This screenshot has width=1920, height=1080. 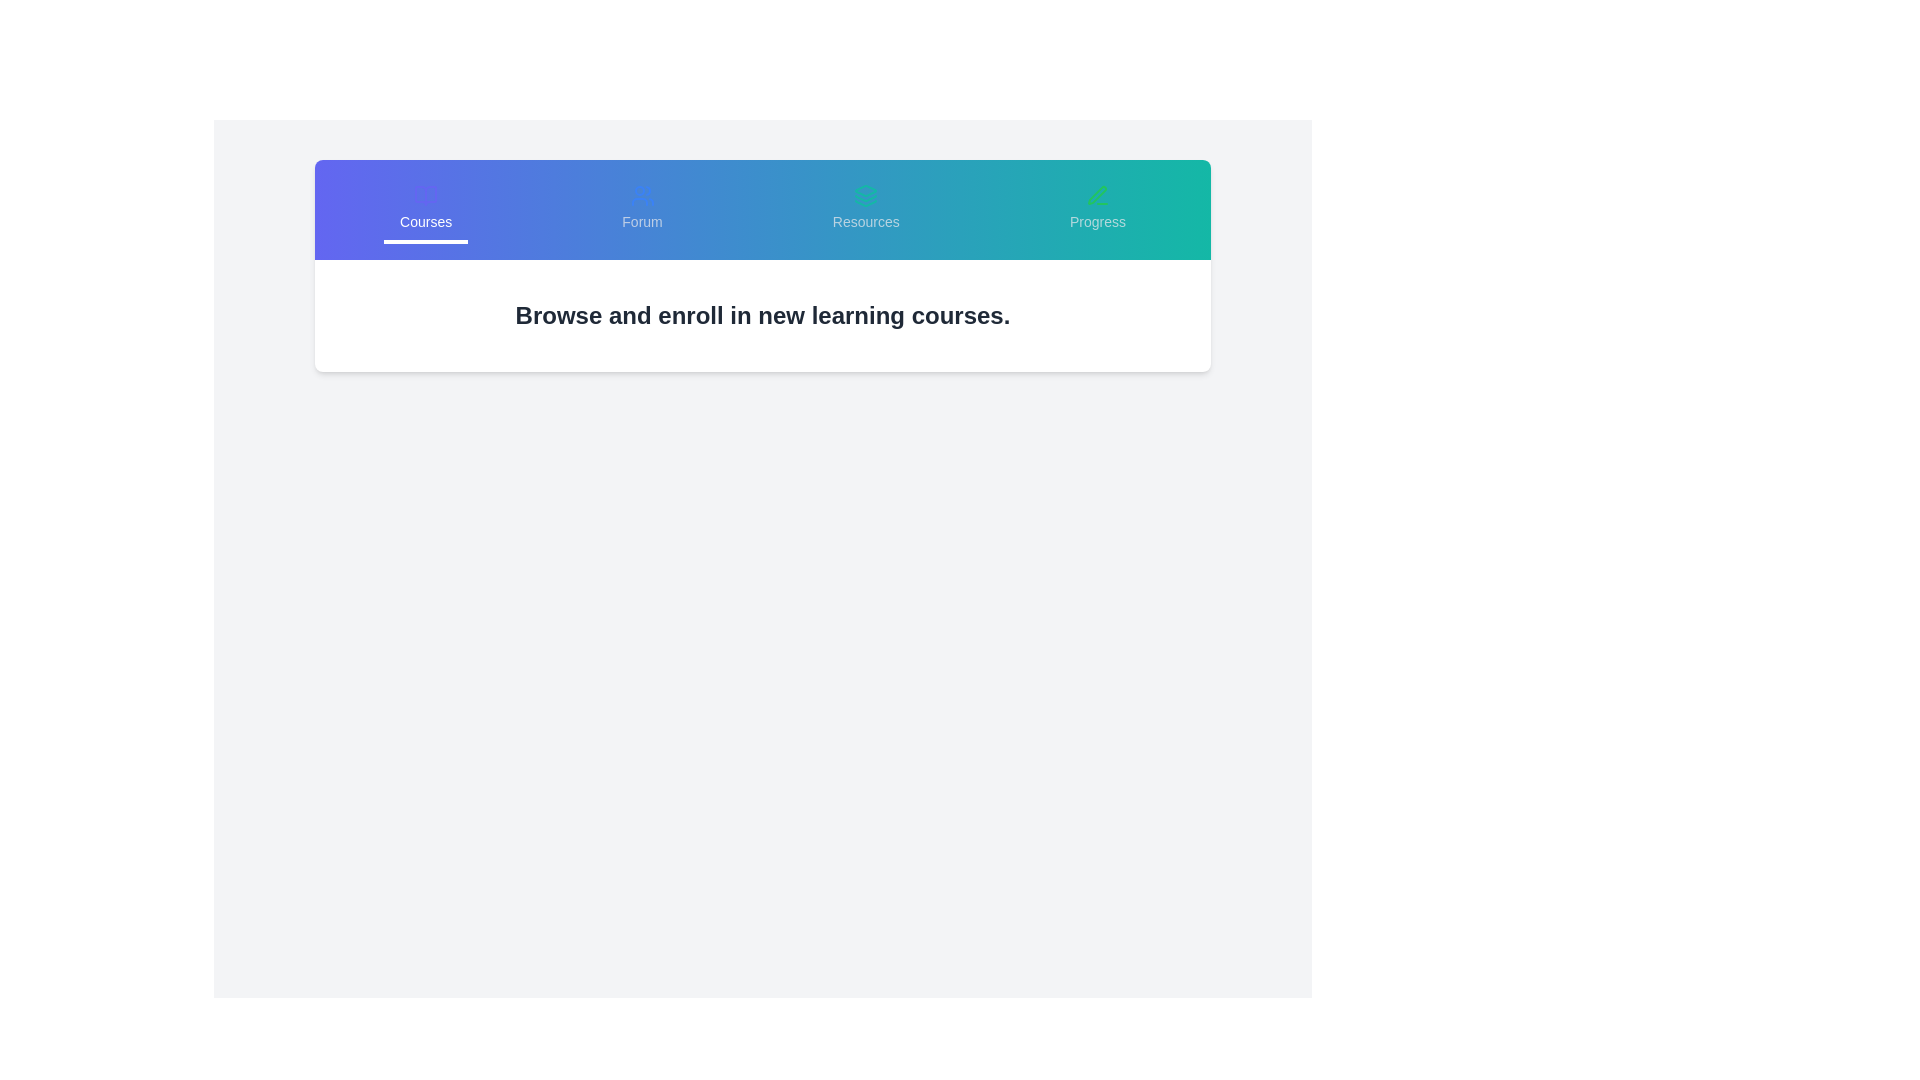 What do you see at coordinates (1096, 209) in the screenshot?
I see `the tab option Progress` at bounding box center [1096, 209].